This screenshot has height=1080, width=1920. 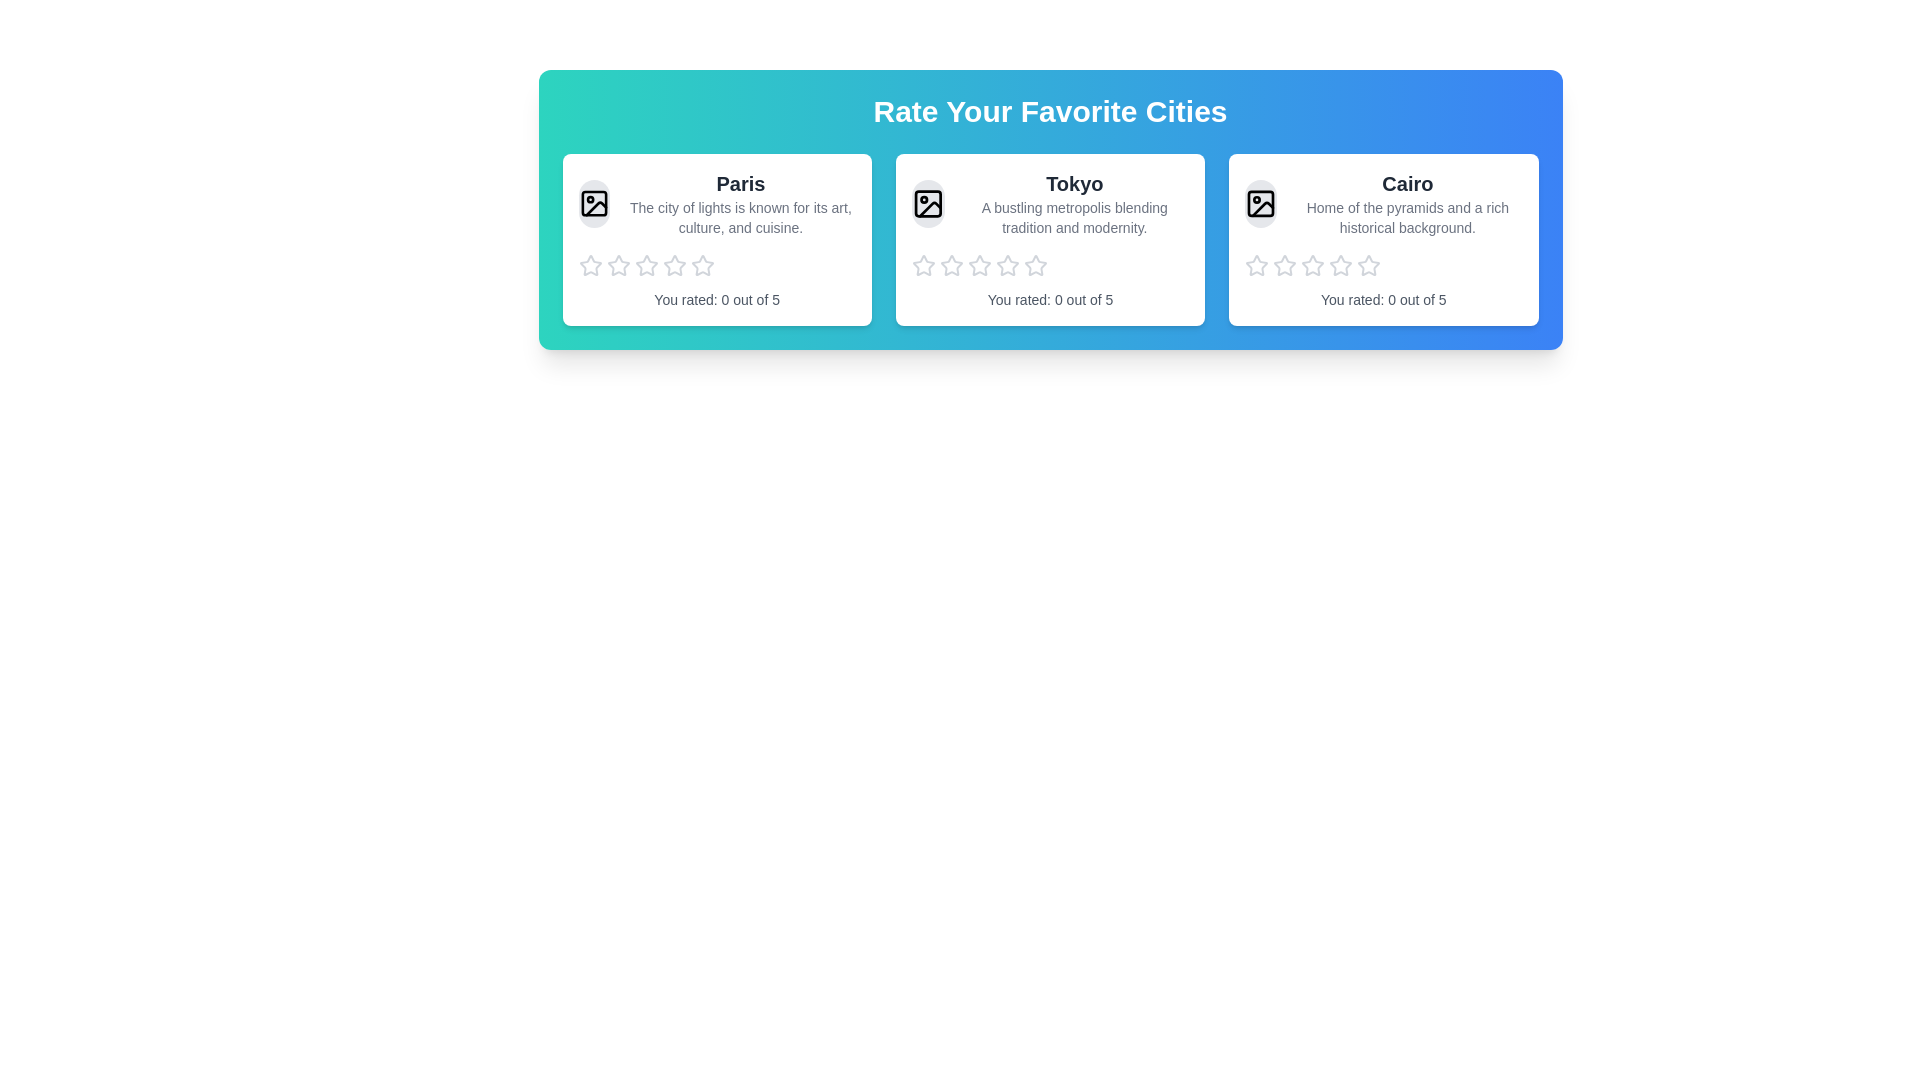 What do you see at coordinates (1073, 184) in the screenshot?
I see `Heading text that serves as the title for the Tokyo card, located at the horizontal center of the page, above the descriptive text` at bounding box center [1073, 184].